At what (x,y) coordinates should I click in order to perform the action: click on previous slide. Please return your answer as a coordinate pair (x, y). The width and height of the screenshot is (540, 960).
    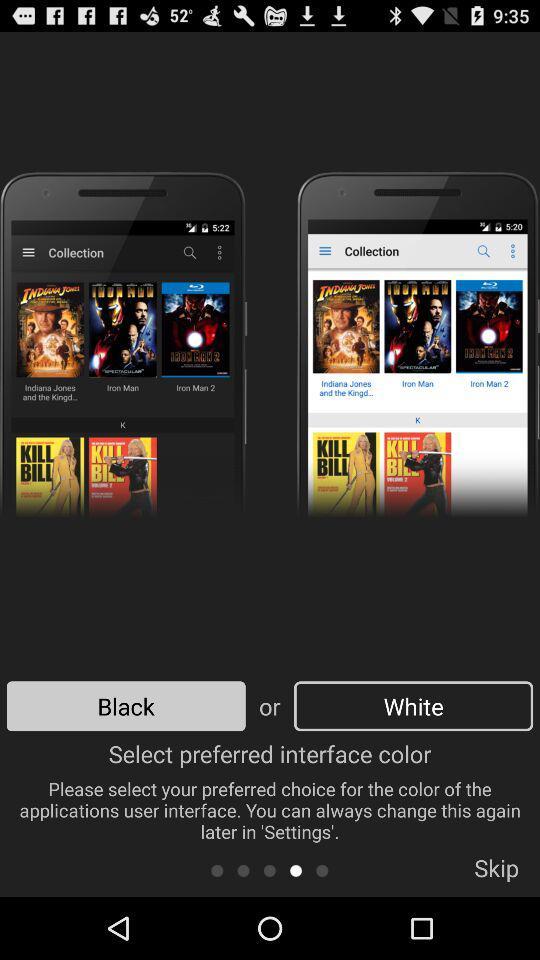
    Looking at the image, I should click on (269, 869).